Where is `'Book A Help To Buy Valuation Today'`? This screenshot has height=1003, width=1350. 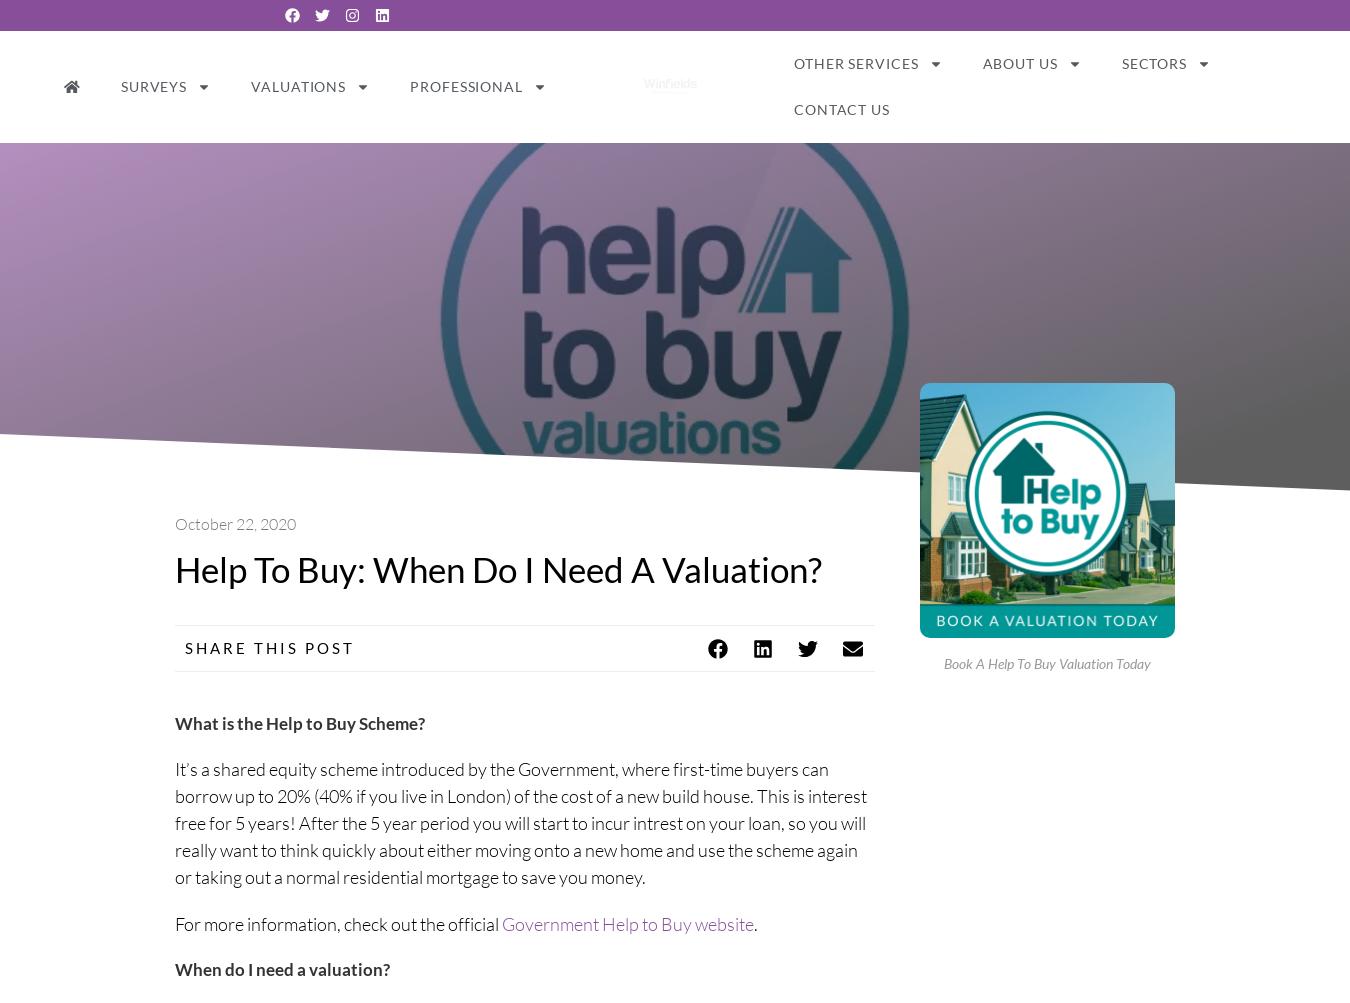 'Book A Help To Buy Valuation Today' is located at coordinates (1047, 662).